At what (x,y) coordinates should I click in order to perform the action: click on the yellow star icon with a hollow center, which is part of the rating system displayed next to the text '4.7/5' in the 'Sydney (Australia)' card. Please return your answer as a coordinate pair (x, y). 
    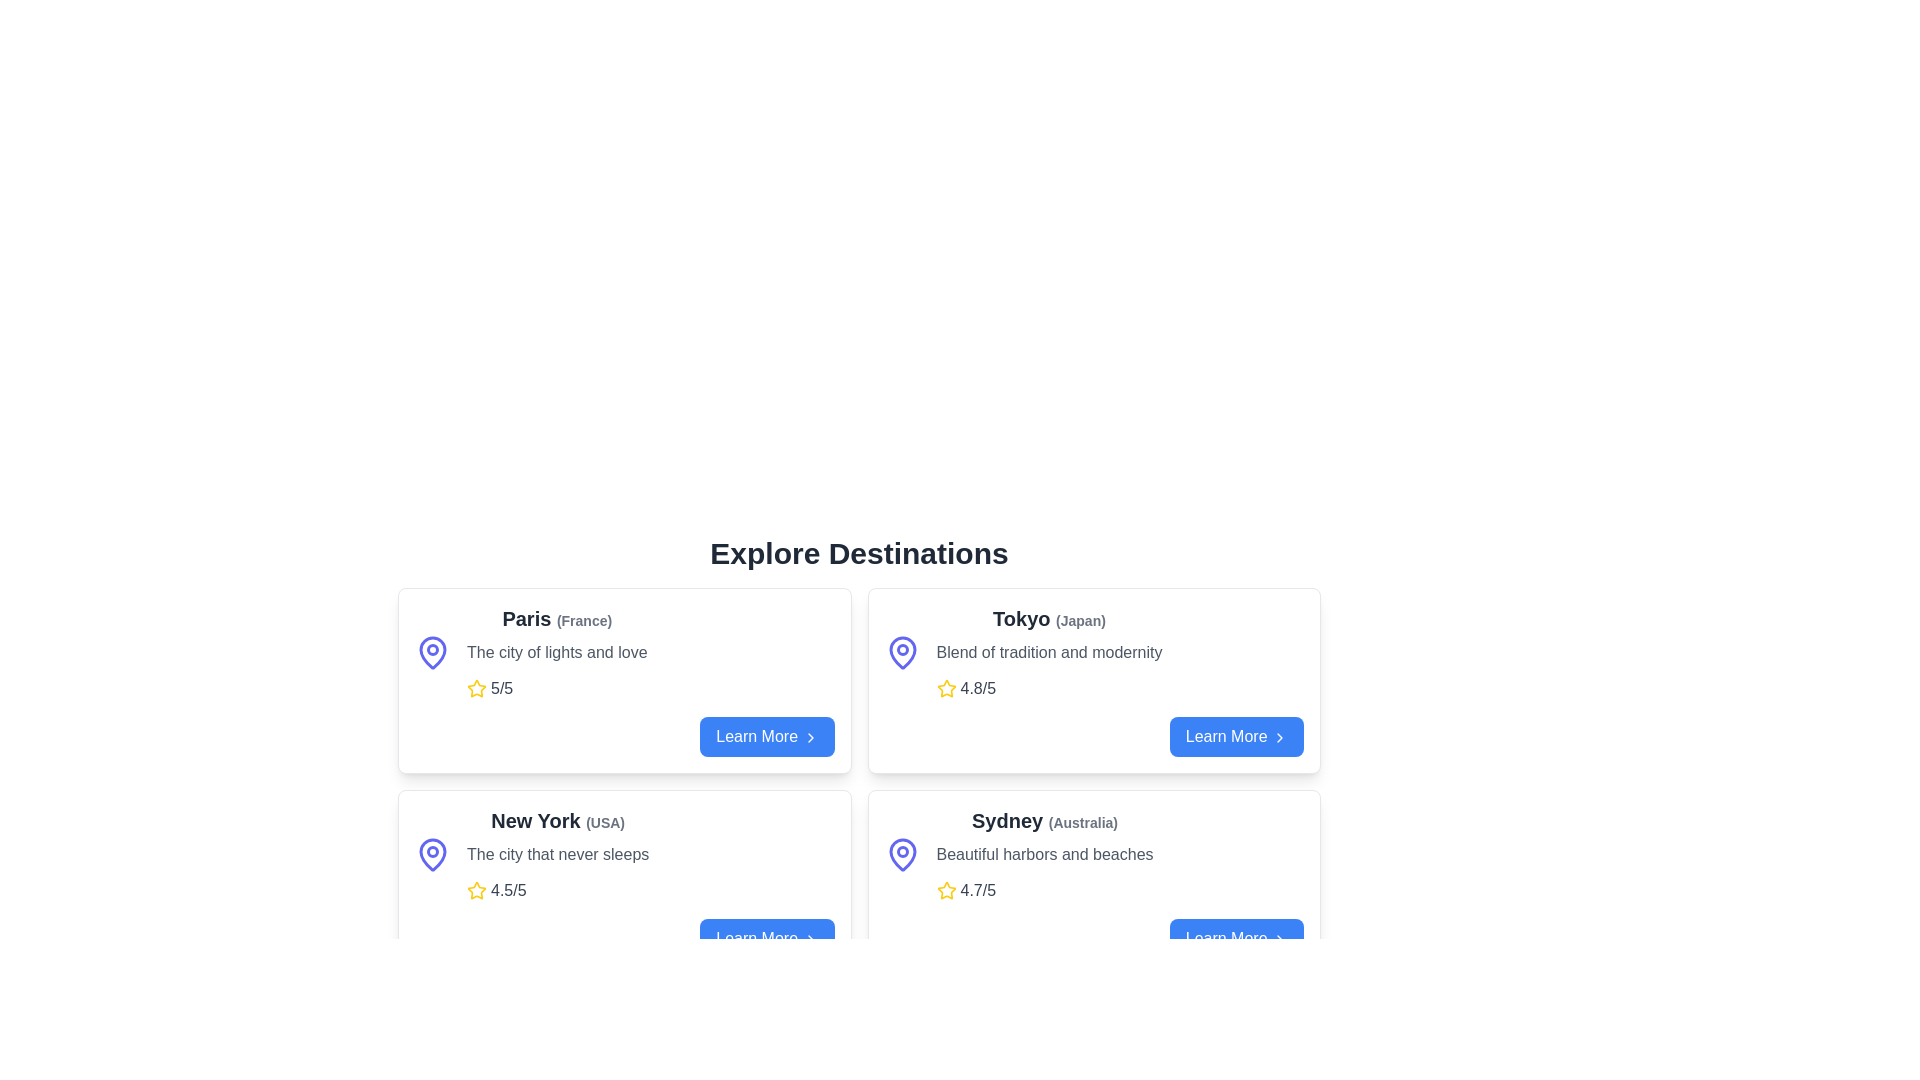
    Looking at the image, I should click on (945, 890).